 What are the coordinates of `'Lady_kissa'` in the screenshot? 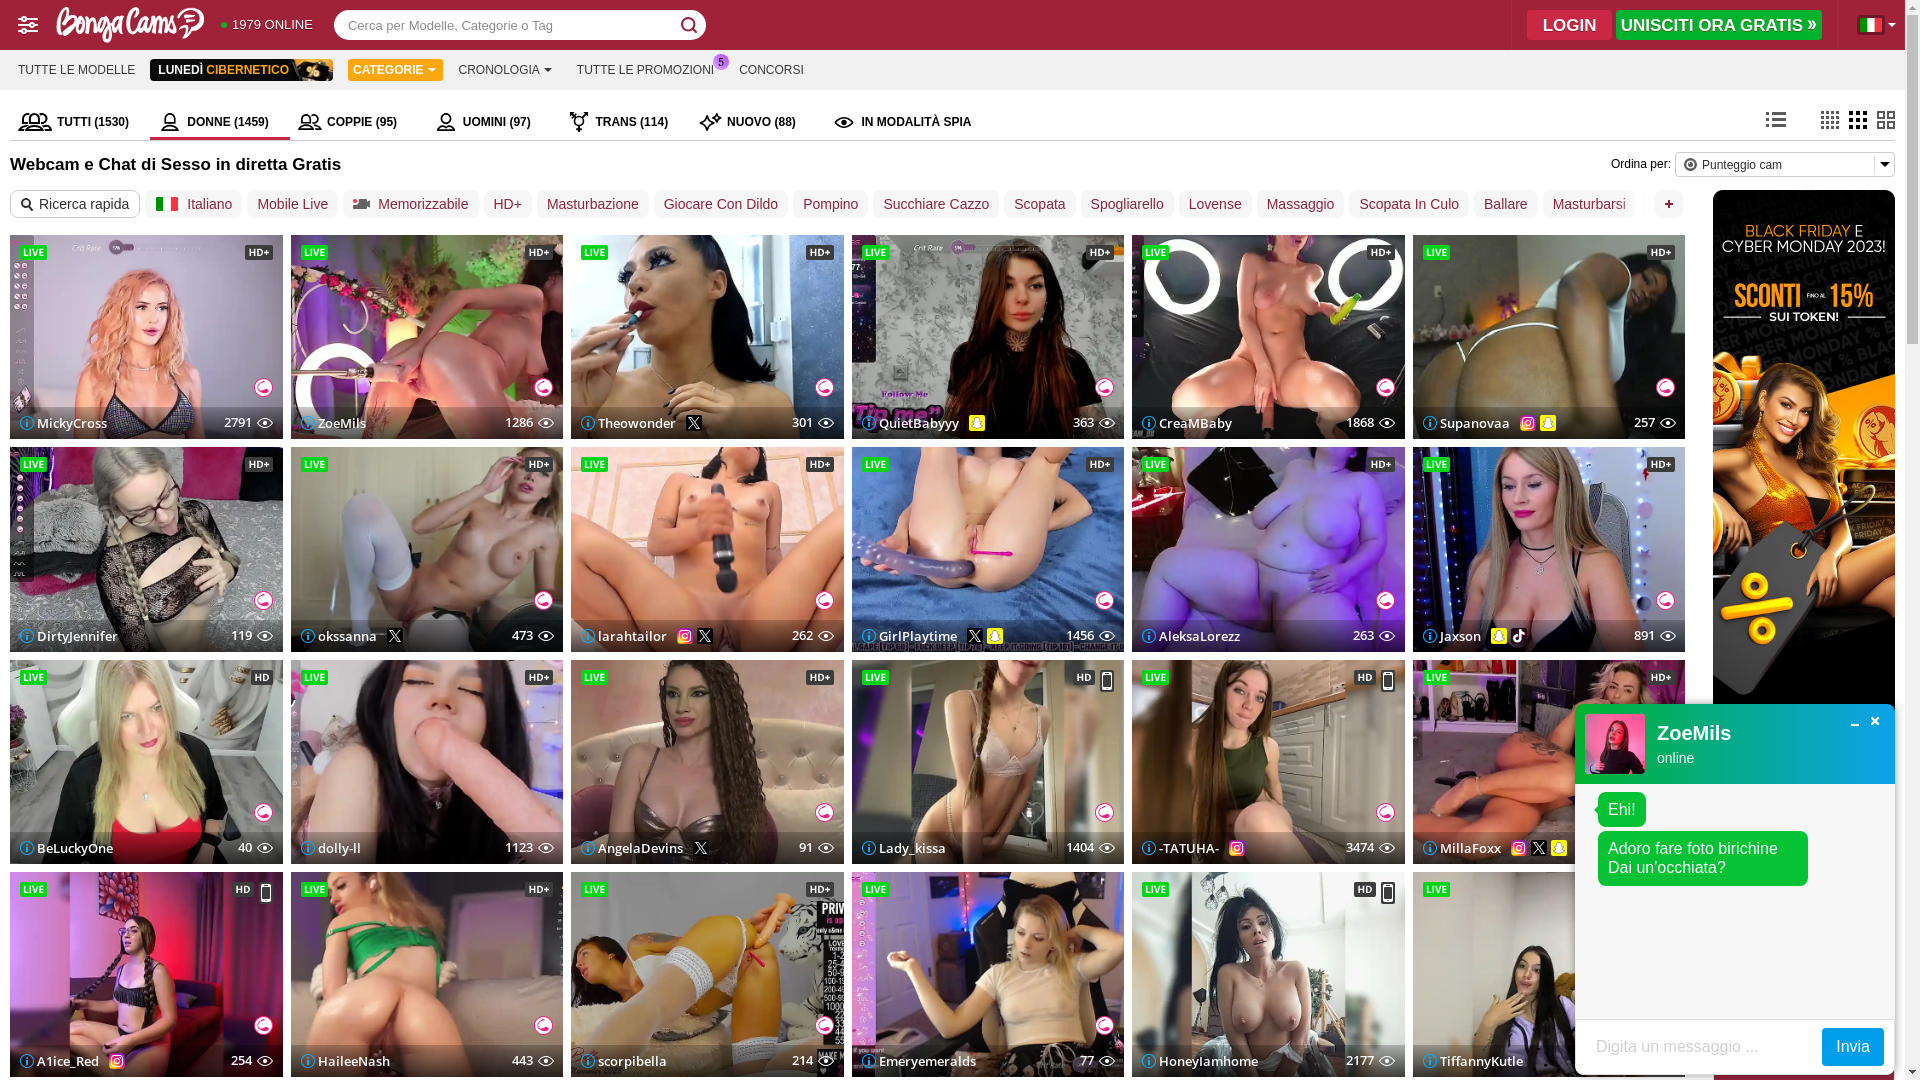 It's located at (862, 848).